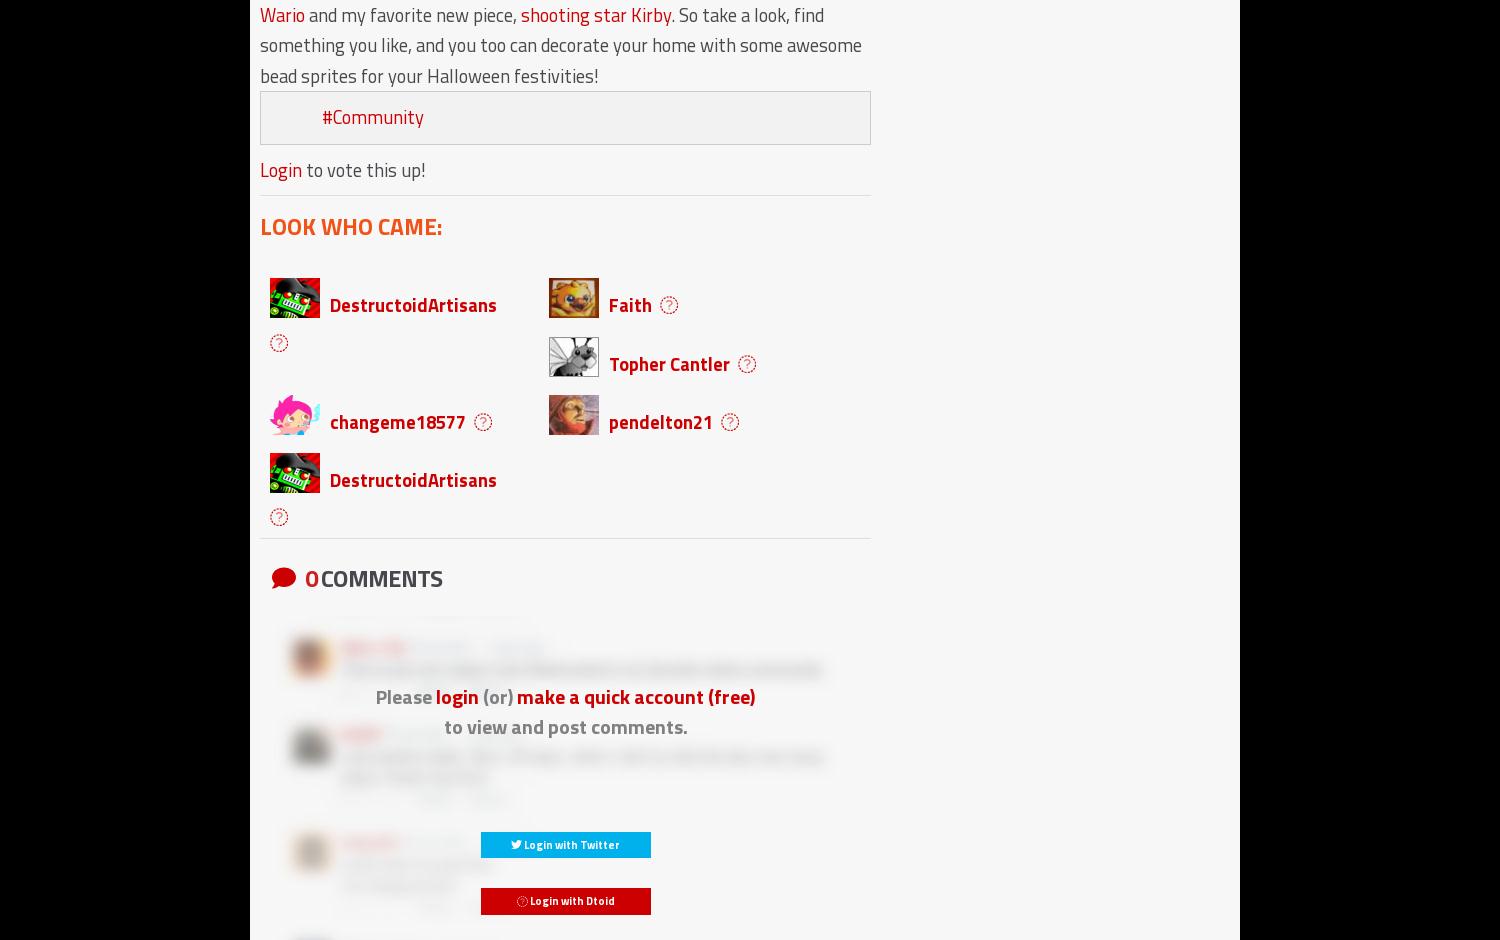 This screenshot has width=1500, height=940. I want to click on 'COMMENTS', so click(379, 576).